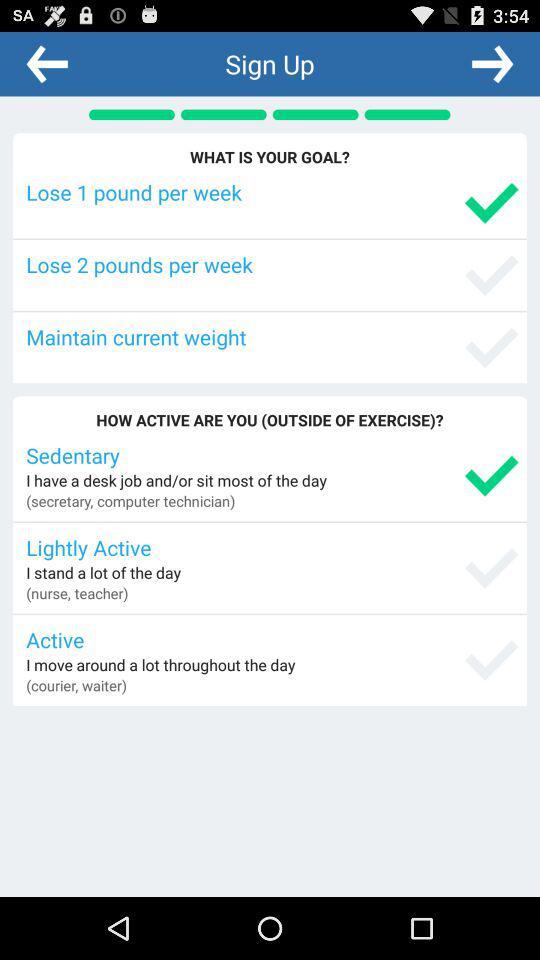  Describe the element at coordinates (159, 664) in the screenshot. I see `i move around item` at that location.